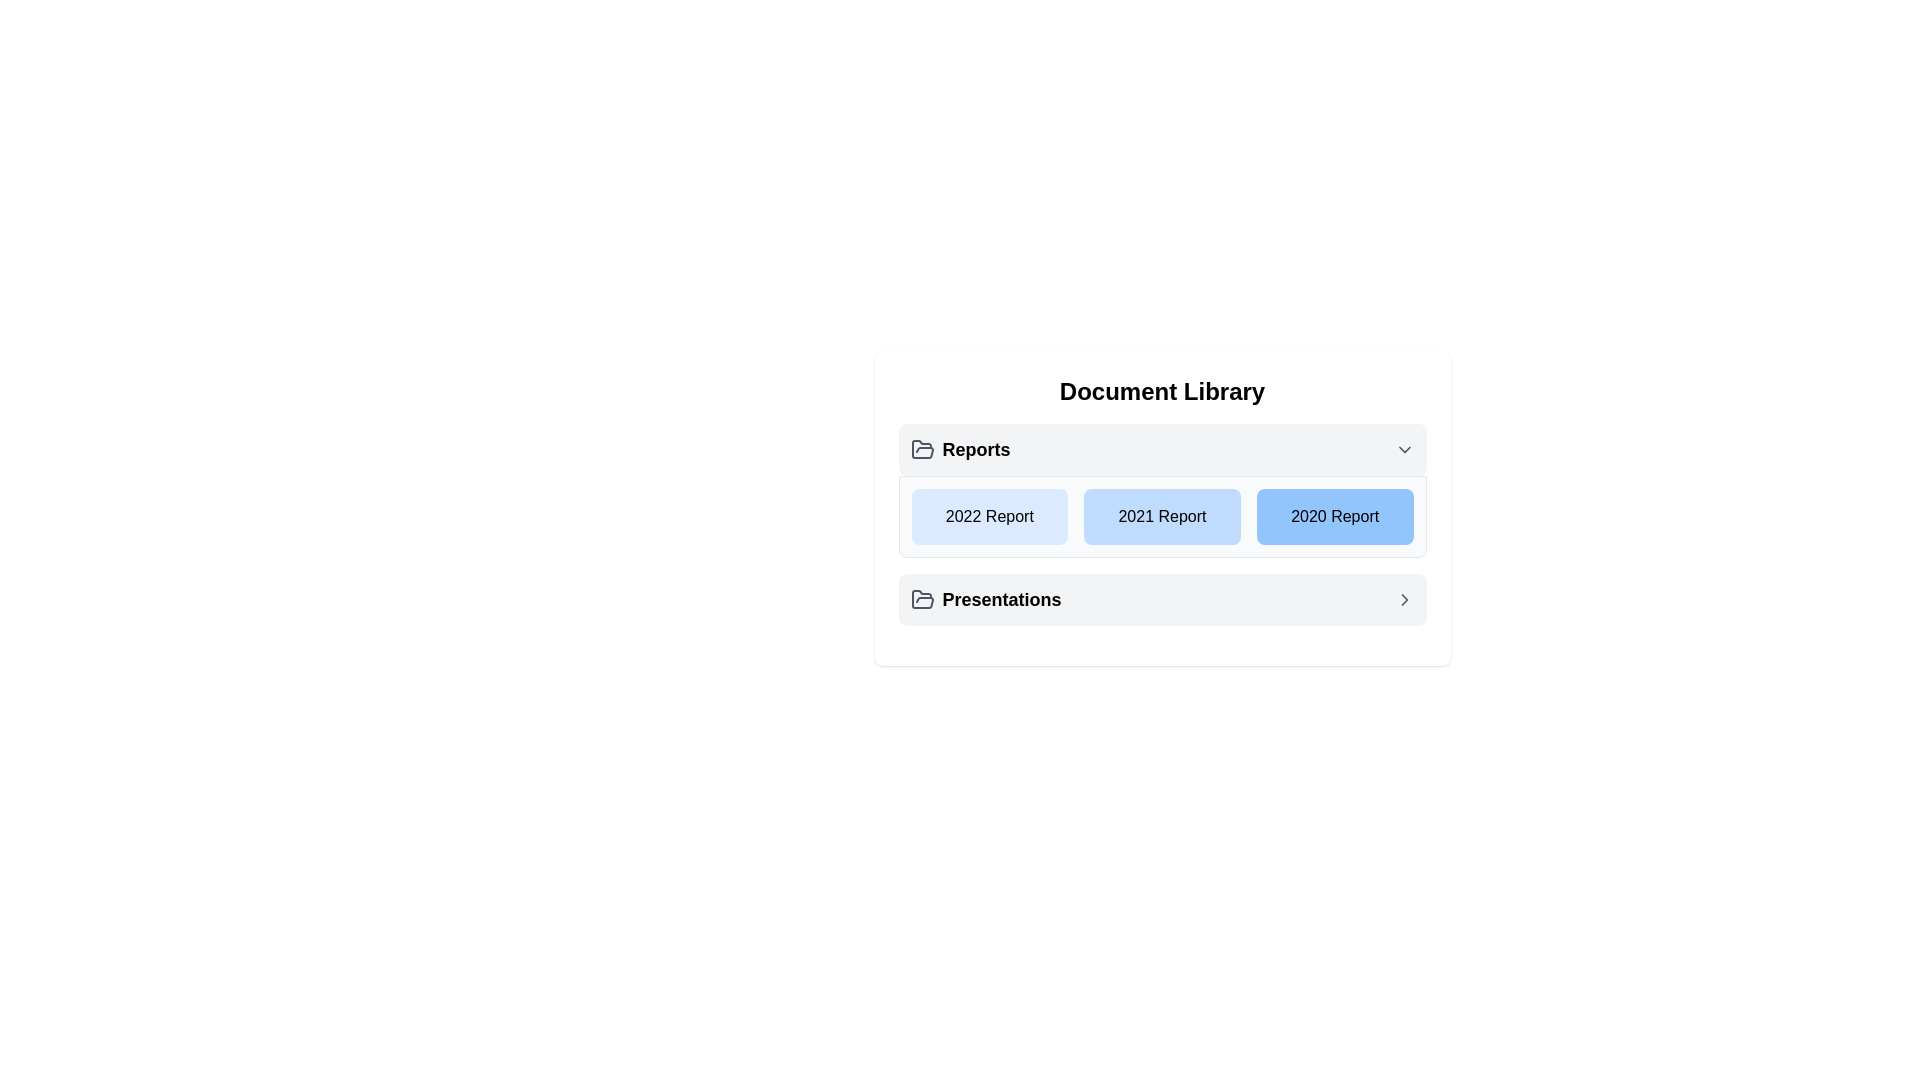 This screenshot has height=1080, width=1920. Describe the element at coordinates (1335, 515) in the screenshot. I see `the static label displaying the text '2020 Report', which is the third button under the 'Reports' heading in the 'Document Library' interface` at that location.